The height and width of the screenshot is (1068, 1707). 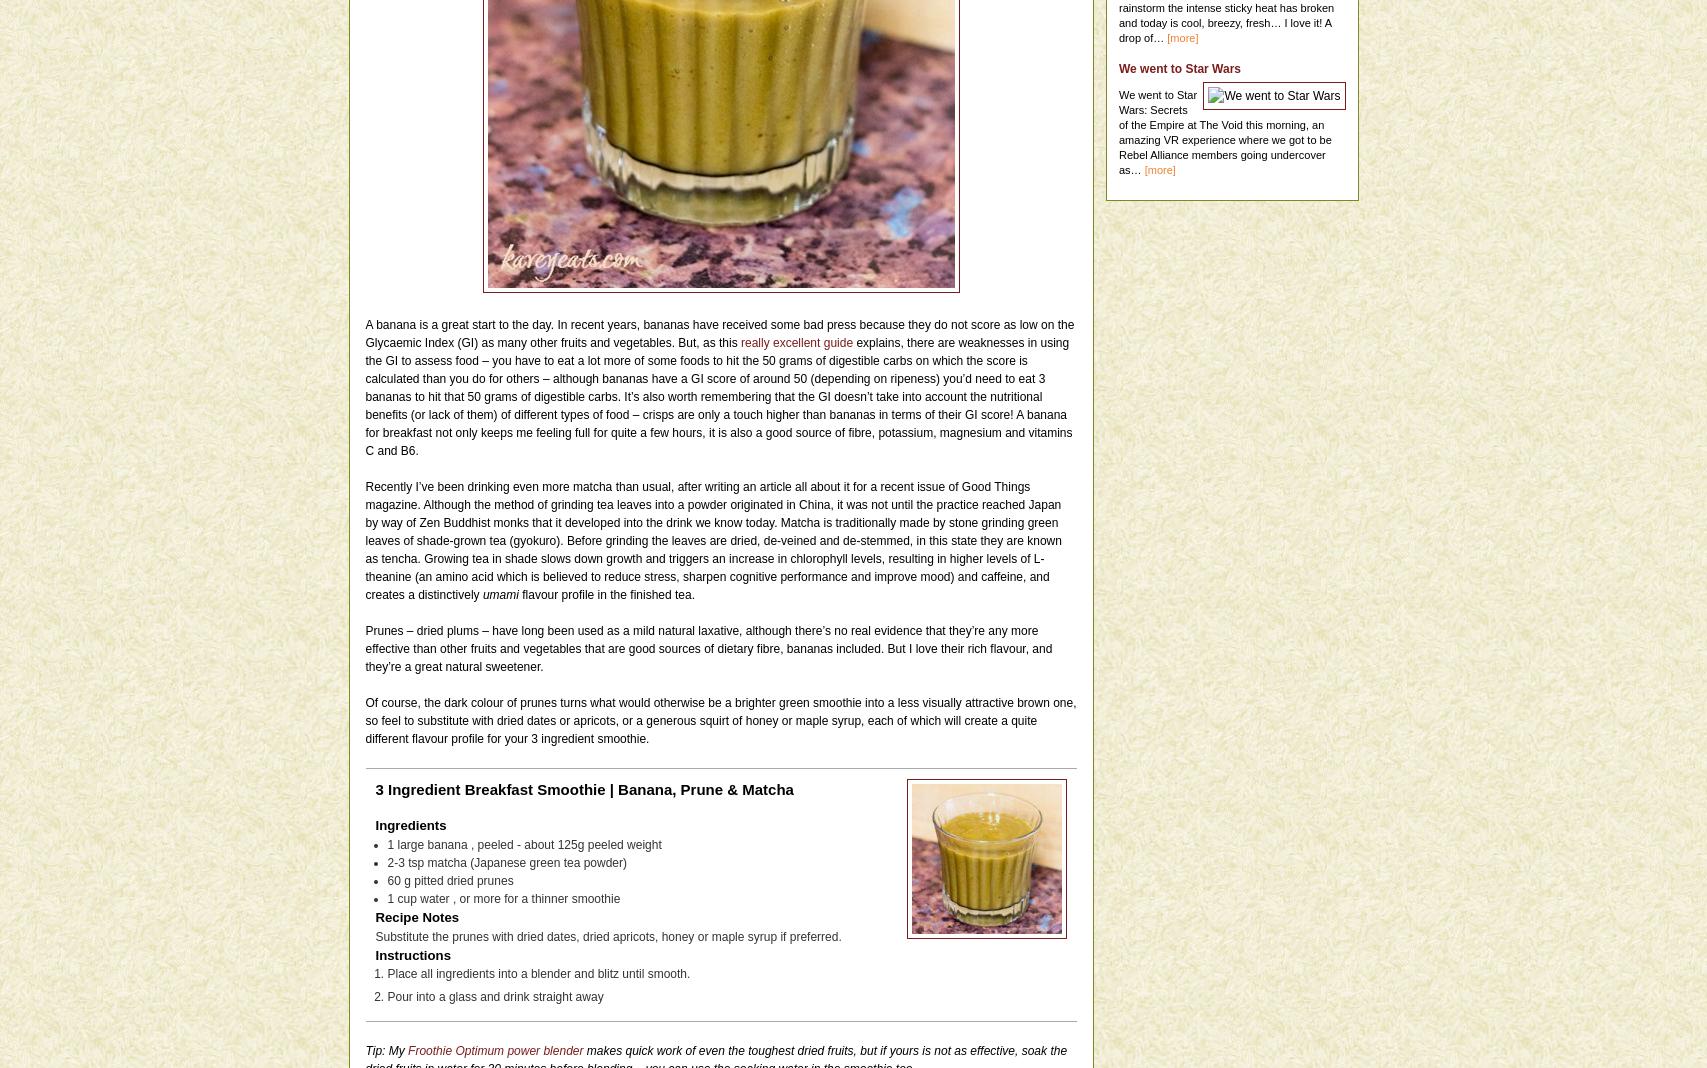 I want to click on 'water', so click(x=434, y=896).